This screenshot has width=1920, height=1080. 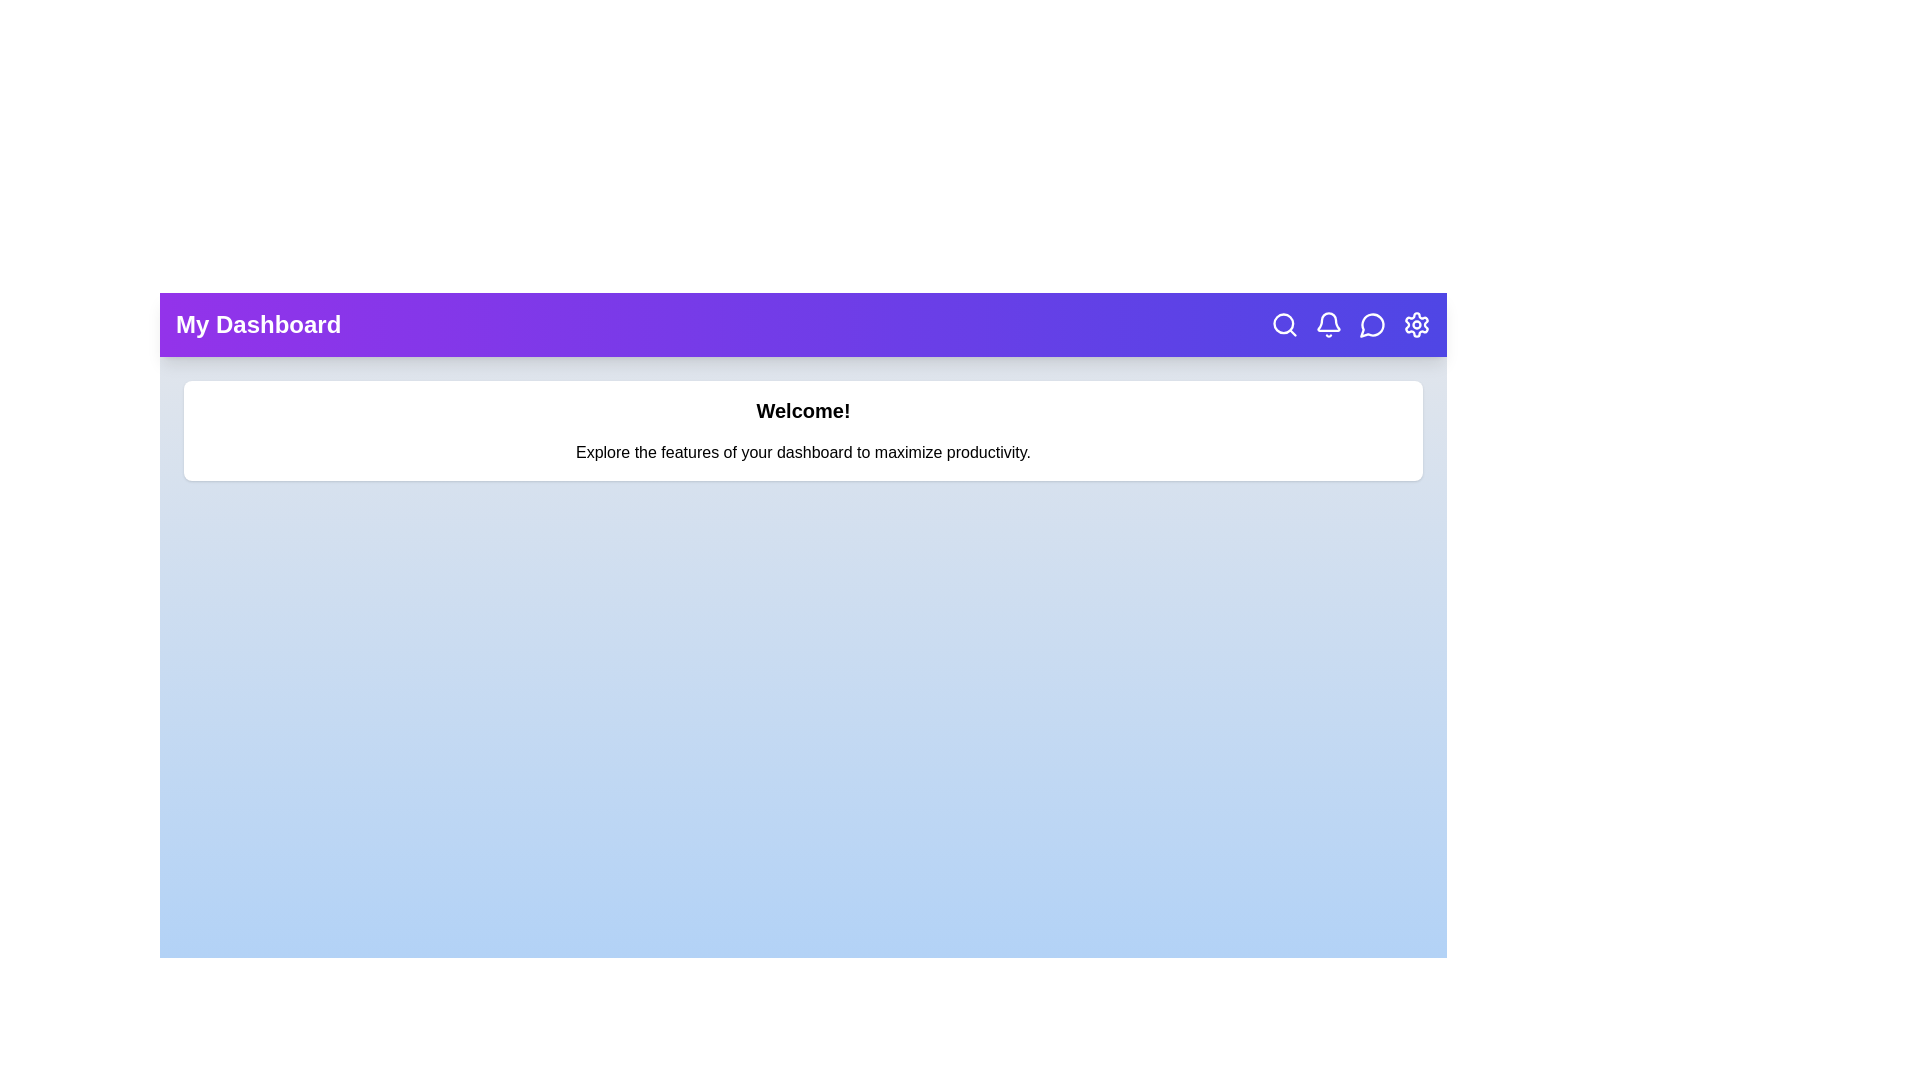 I want to click on the Messages button to perform its associated action, so click(x=1371, y=323).